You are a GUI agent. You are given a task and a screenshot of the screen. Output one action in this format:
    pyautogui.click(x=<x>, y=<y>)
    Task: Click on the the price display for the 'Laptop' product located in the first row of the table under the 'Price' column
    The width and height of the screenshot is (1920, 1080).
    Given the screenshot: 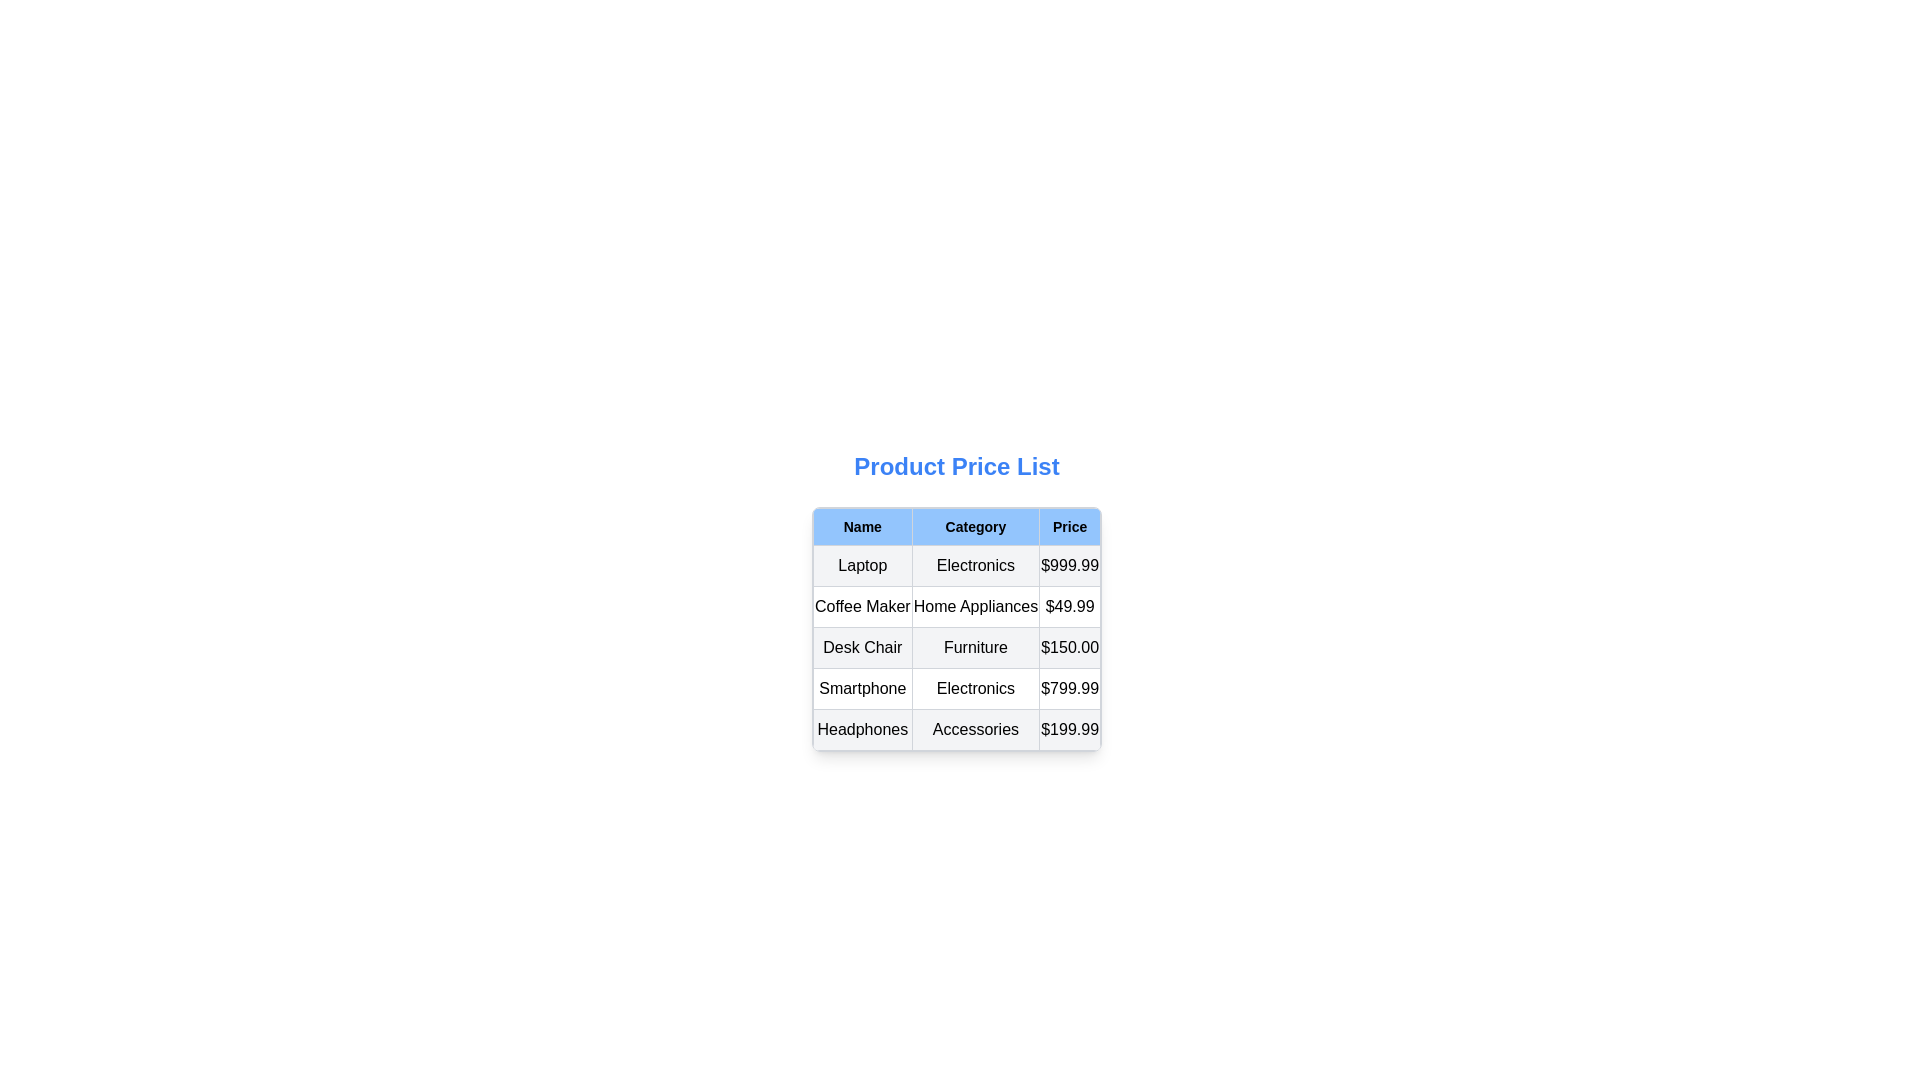 What is the action you would take?
    pyautogui.click(x=1069, y=566)
    